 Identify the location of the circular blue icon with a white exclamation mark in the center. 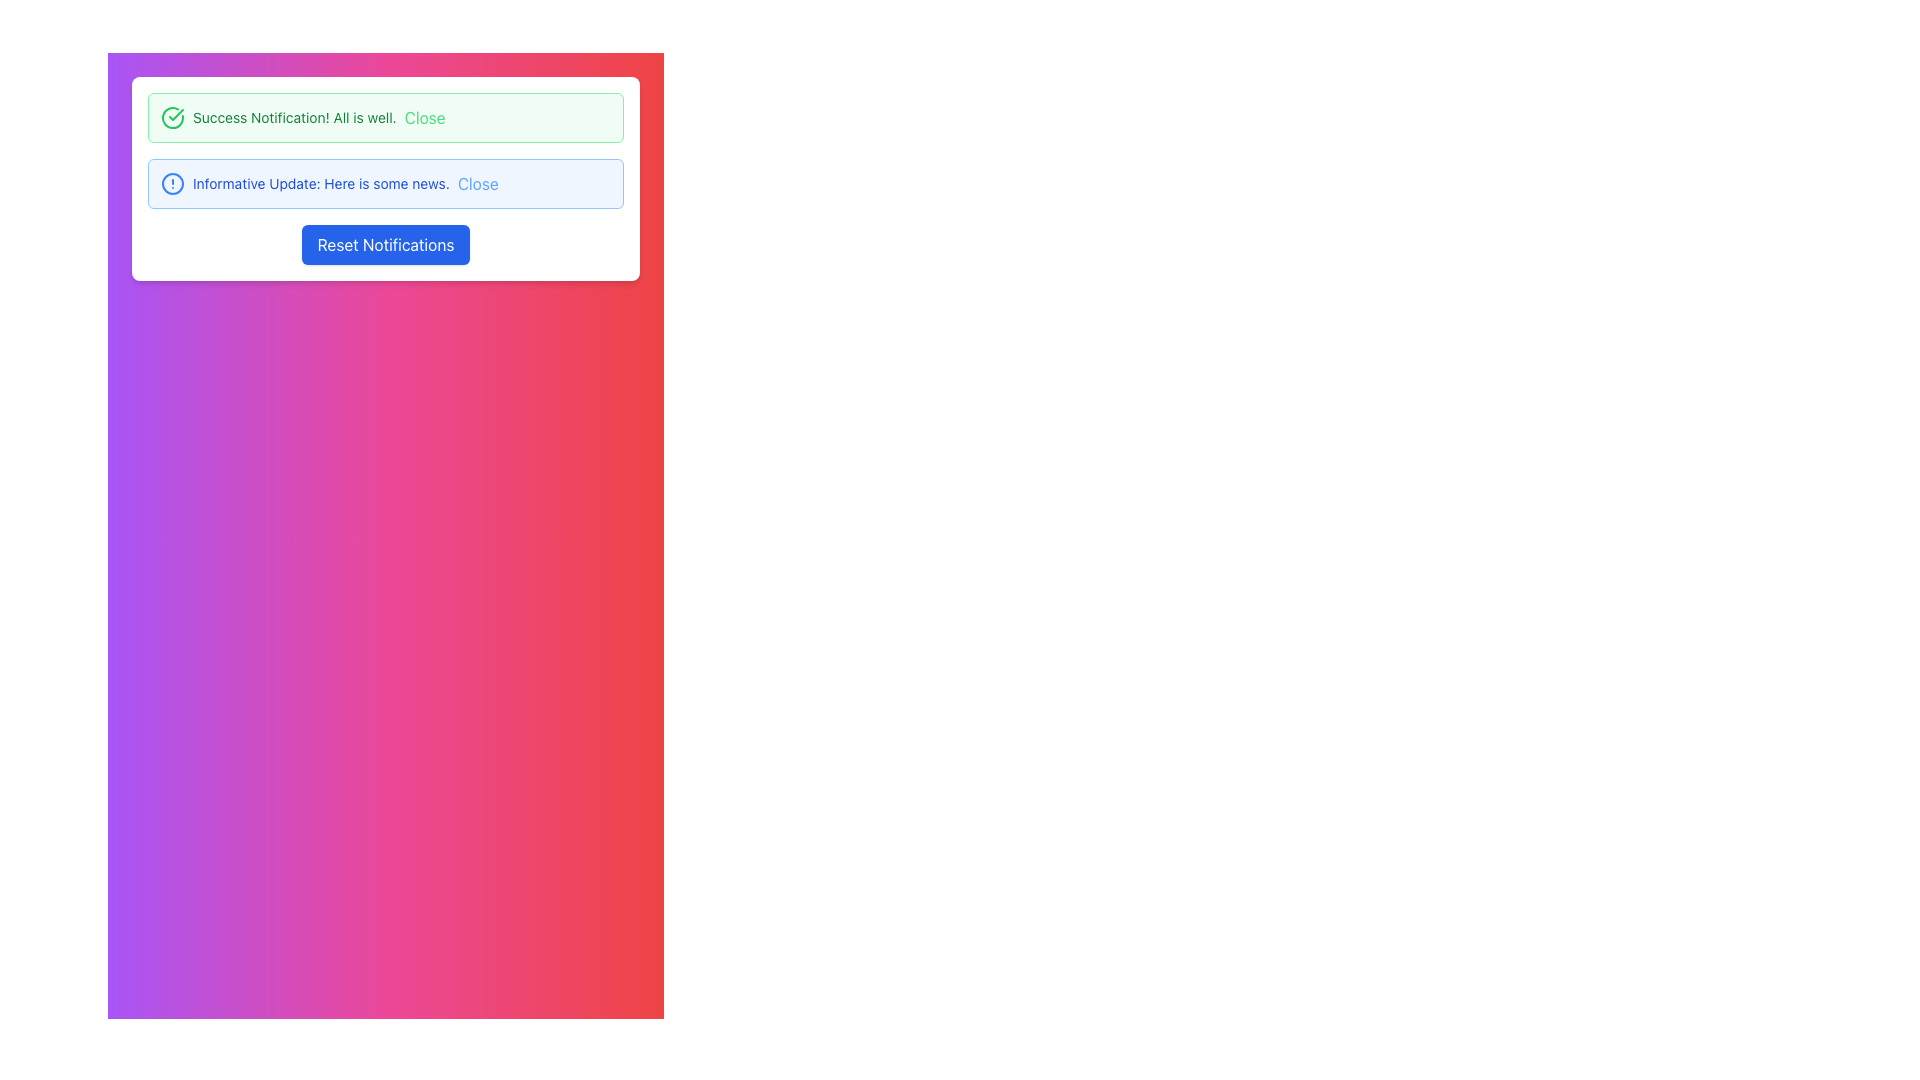
(172, 184).